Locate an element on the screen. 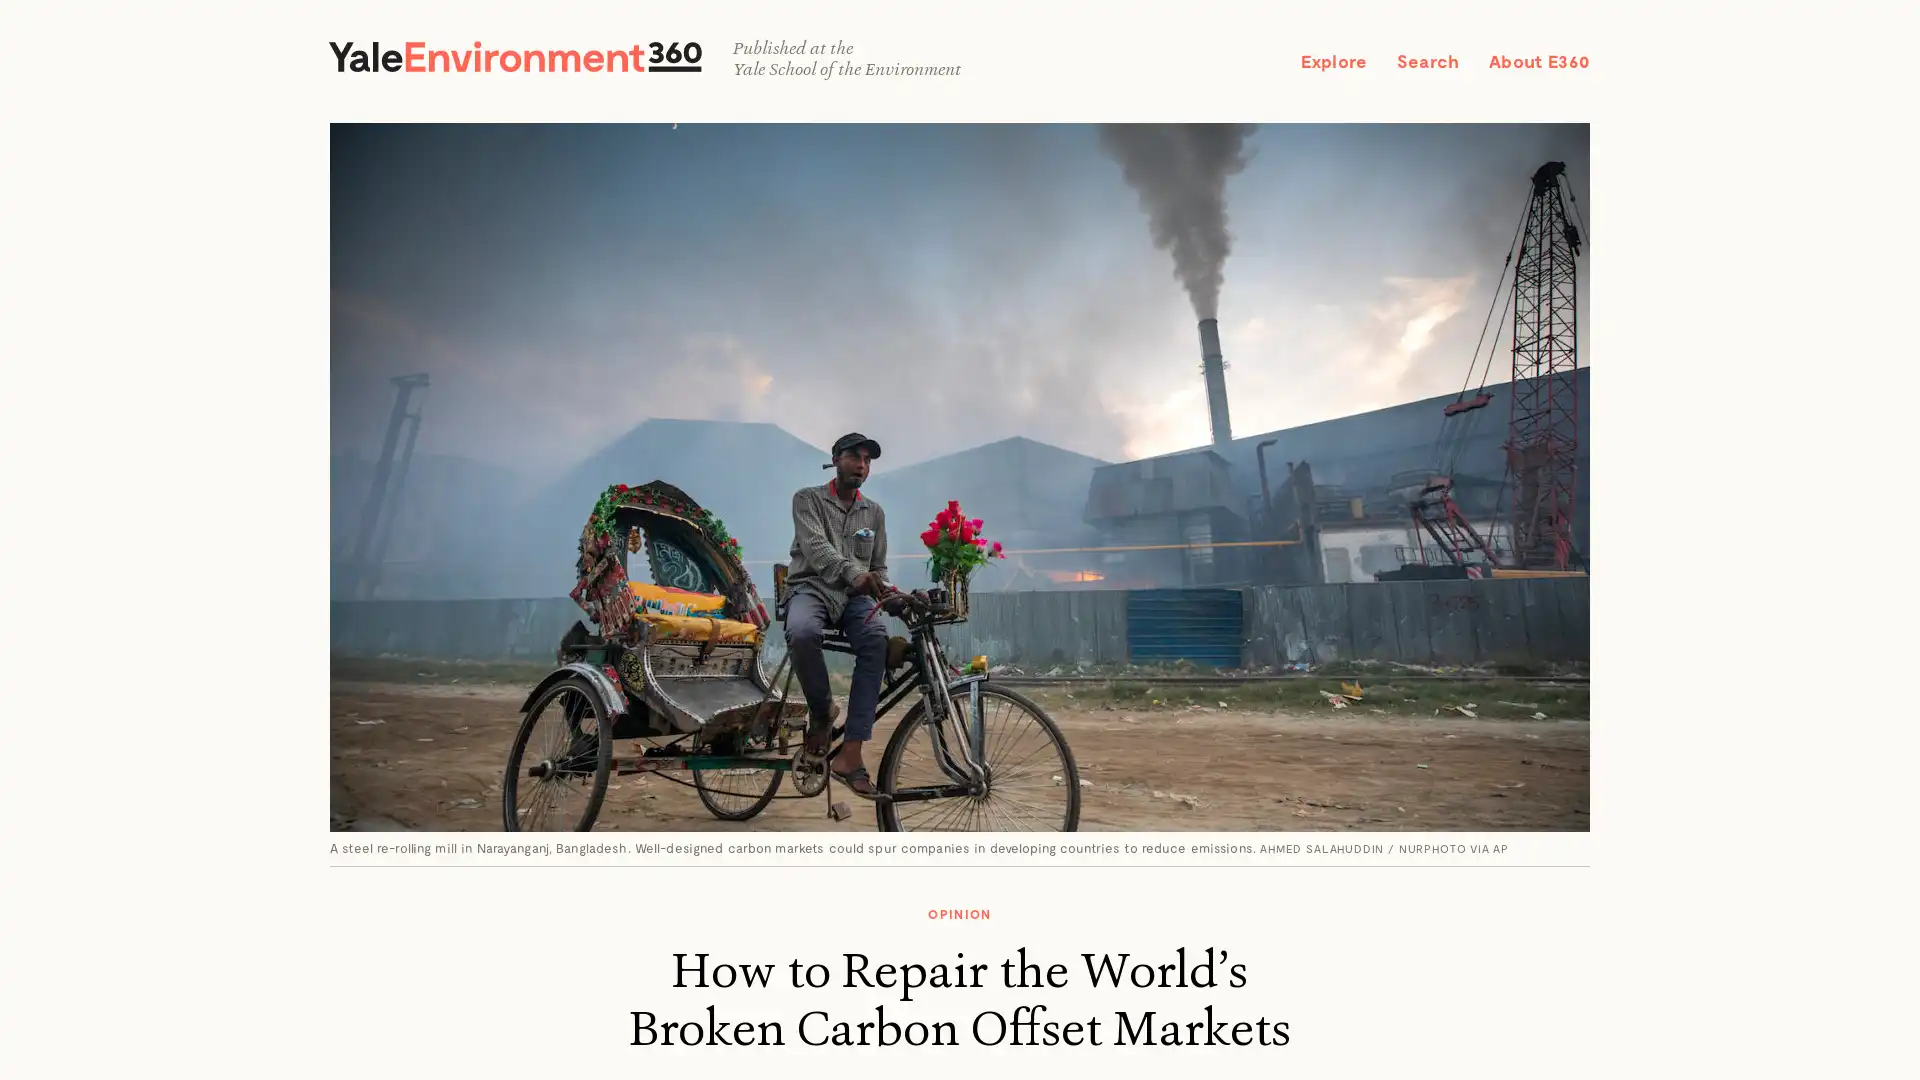 The image size is (1920, 1080). YES, I WILL DONATE. is located at coordinates (958, 640).